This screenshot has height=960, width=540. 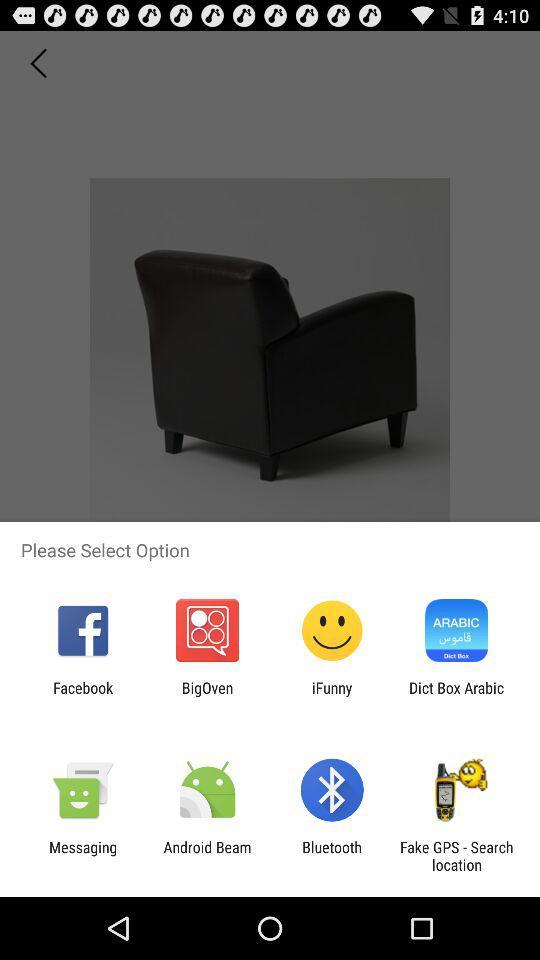 What do you see at coordinates (456, 855) in the screenshot?
I see `app to the right of the bluetooth icon` at bounding box center [456, 855].